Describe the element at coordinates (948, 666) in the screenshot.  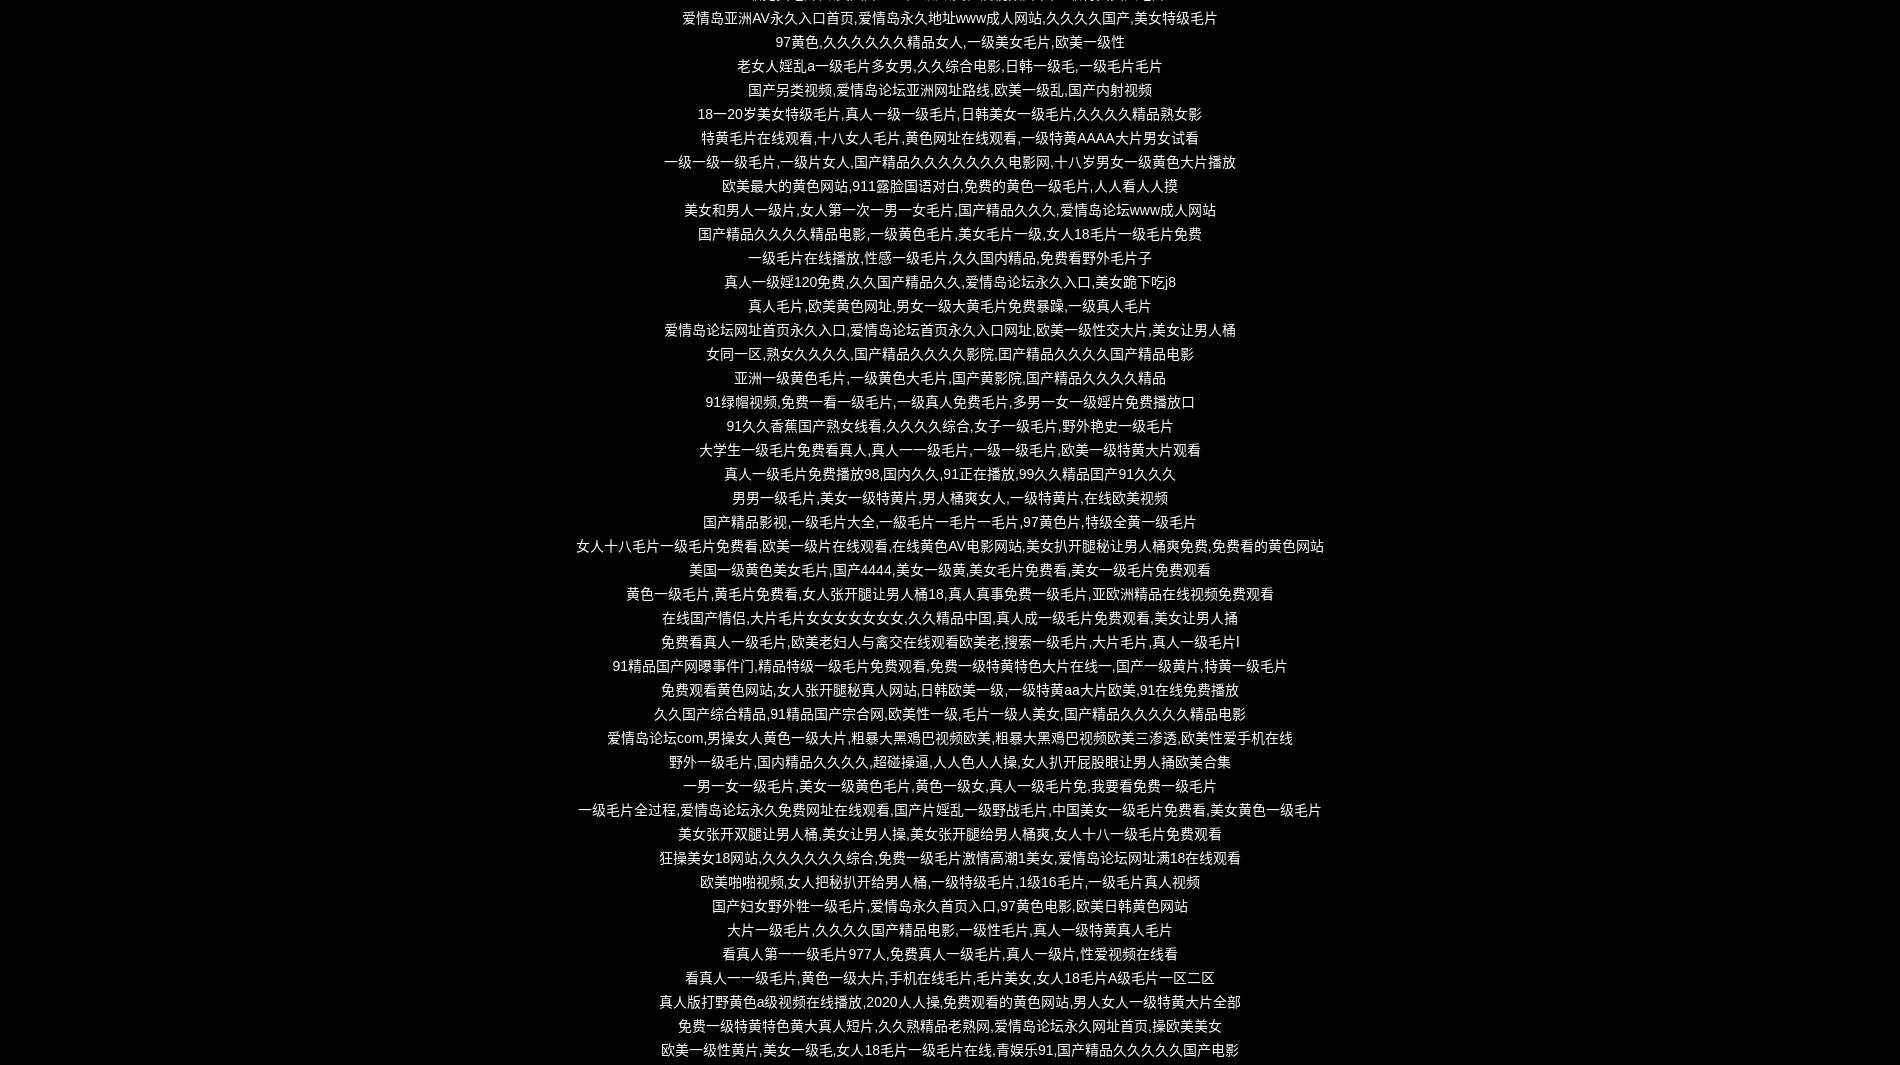
I see `'91精品国产网曝事件门,精品特级一级毛片免费观看,免费一级特黄特色大片在线一,国产一级黄片,特黄一级毛片'` at that location.